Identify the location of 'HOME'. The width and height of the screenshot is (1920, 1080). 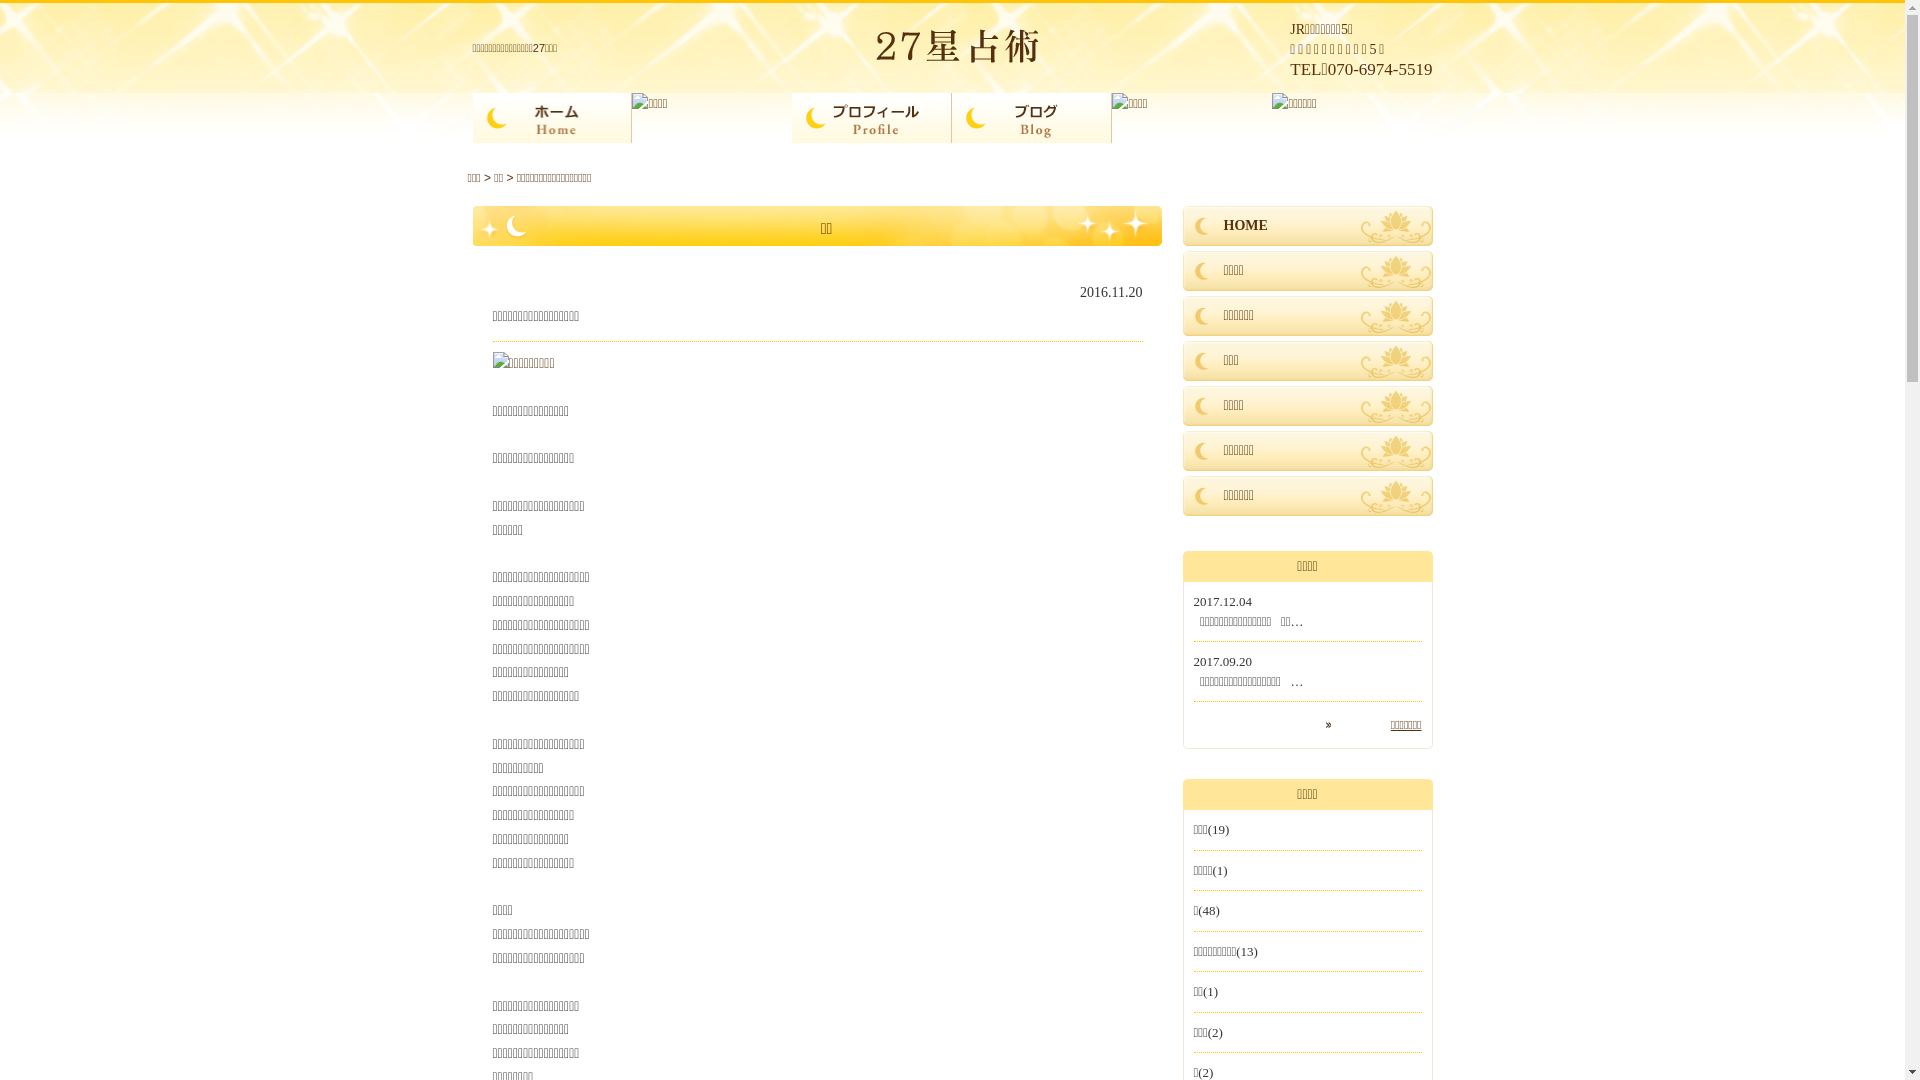
(1306, 225).